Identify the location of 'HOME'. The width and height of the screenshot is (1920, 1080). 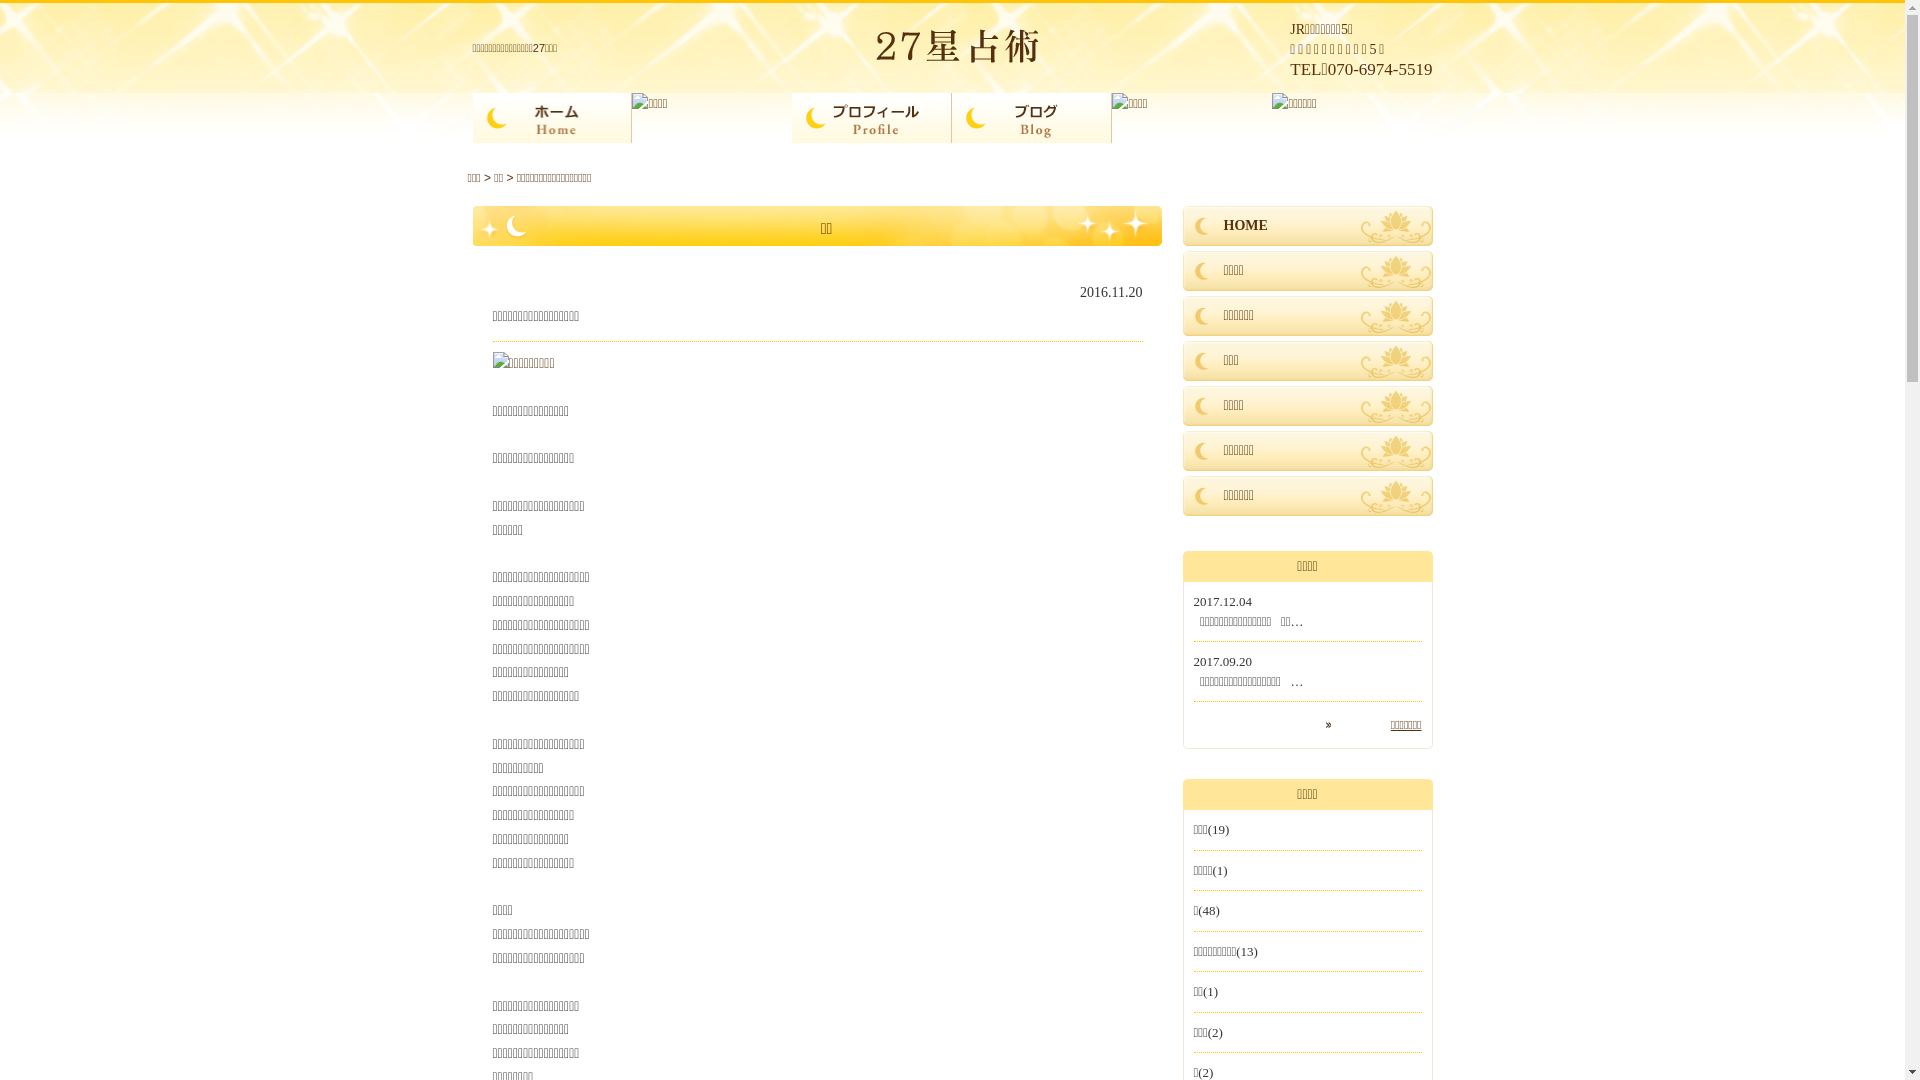
(1306, 225).